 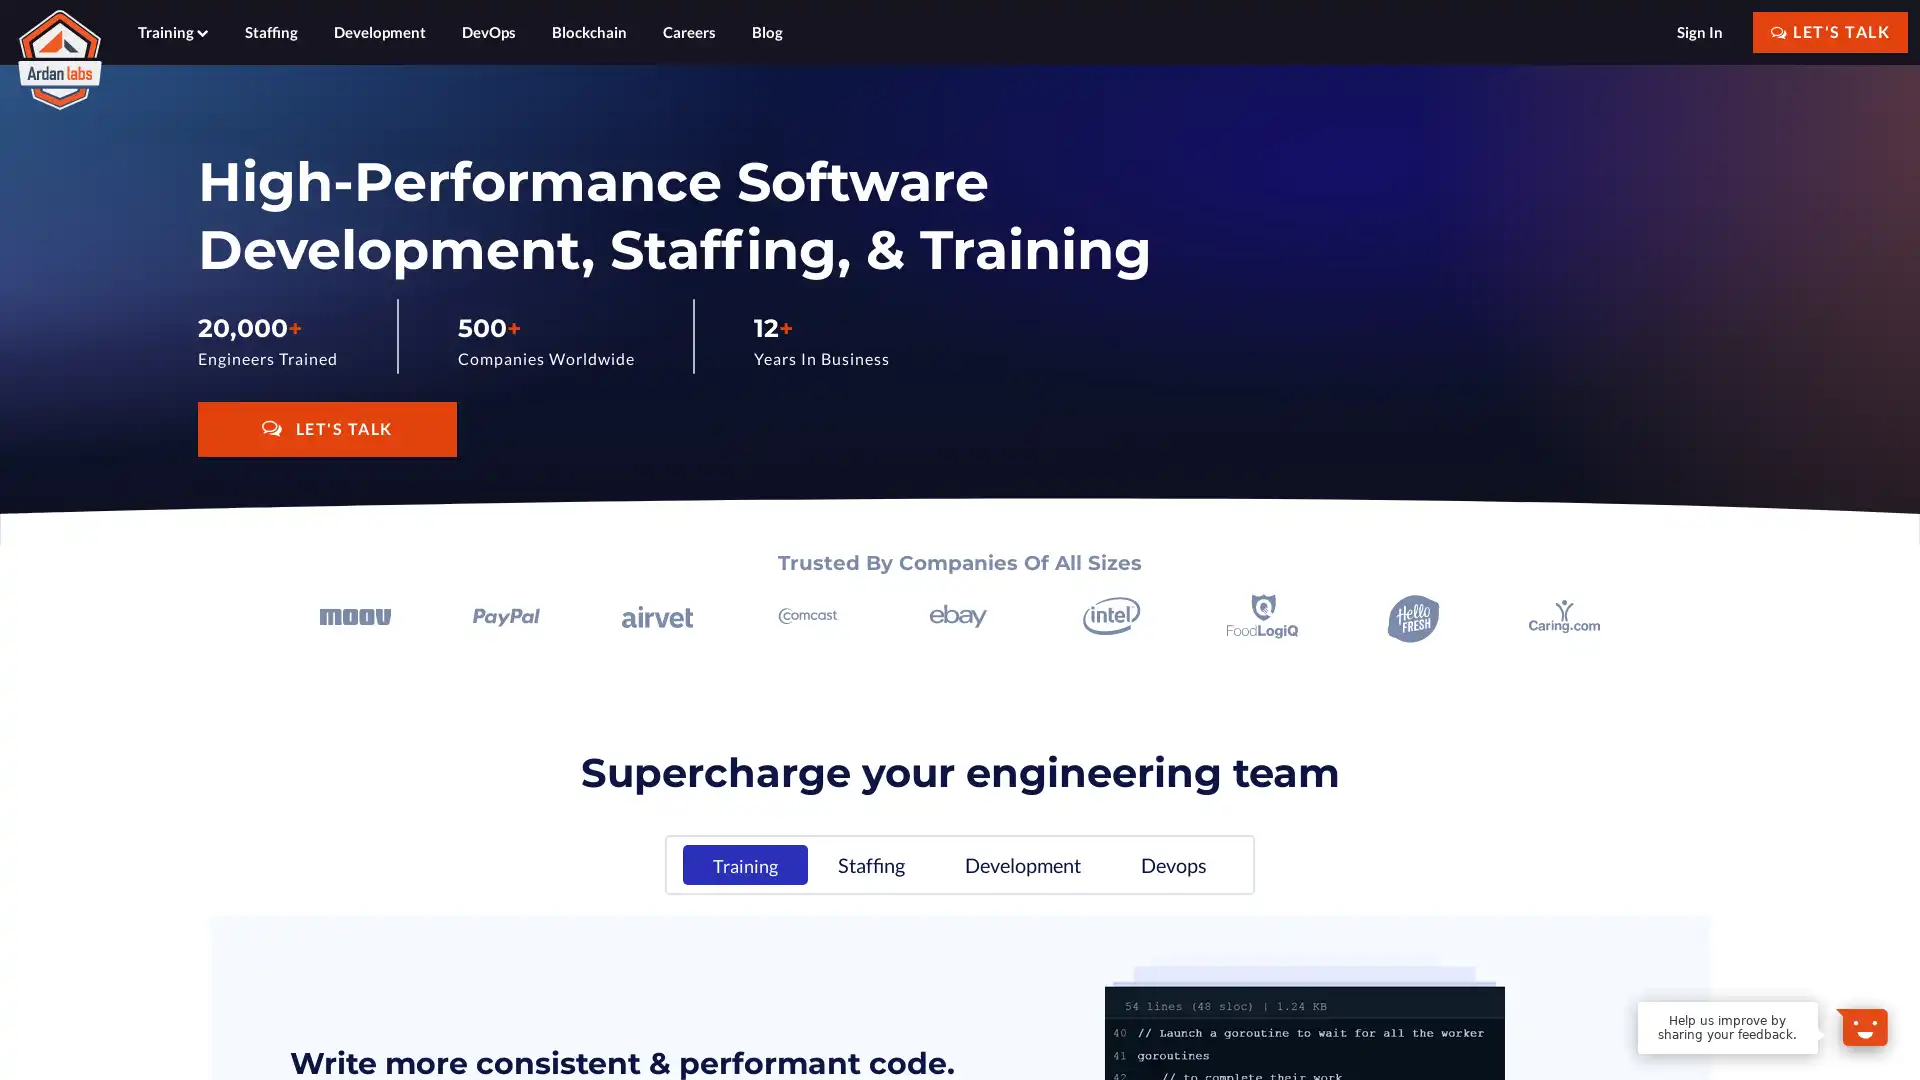 I want to click on Dismiss Message, so click(x=1815, y=1003).